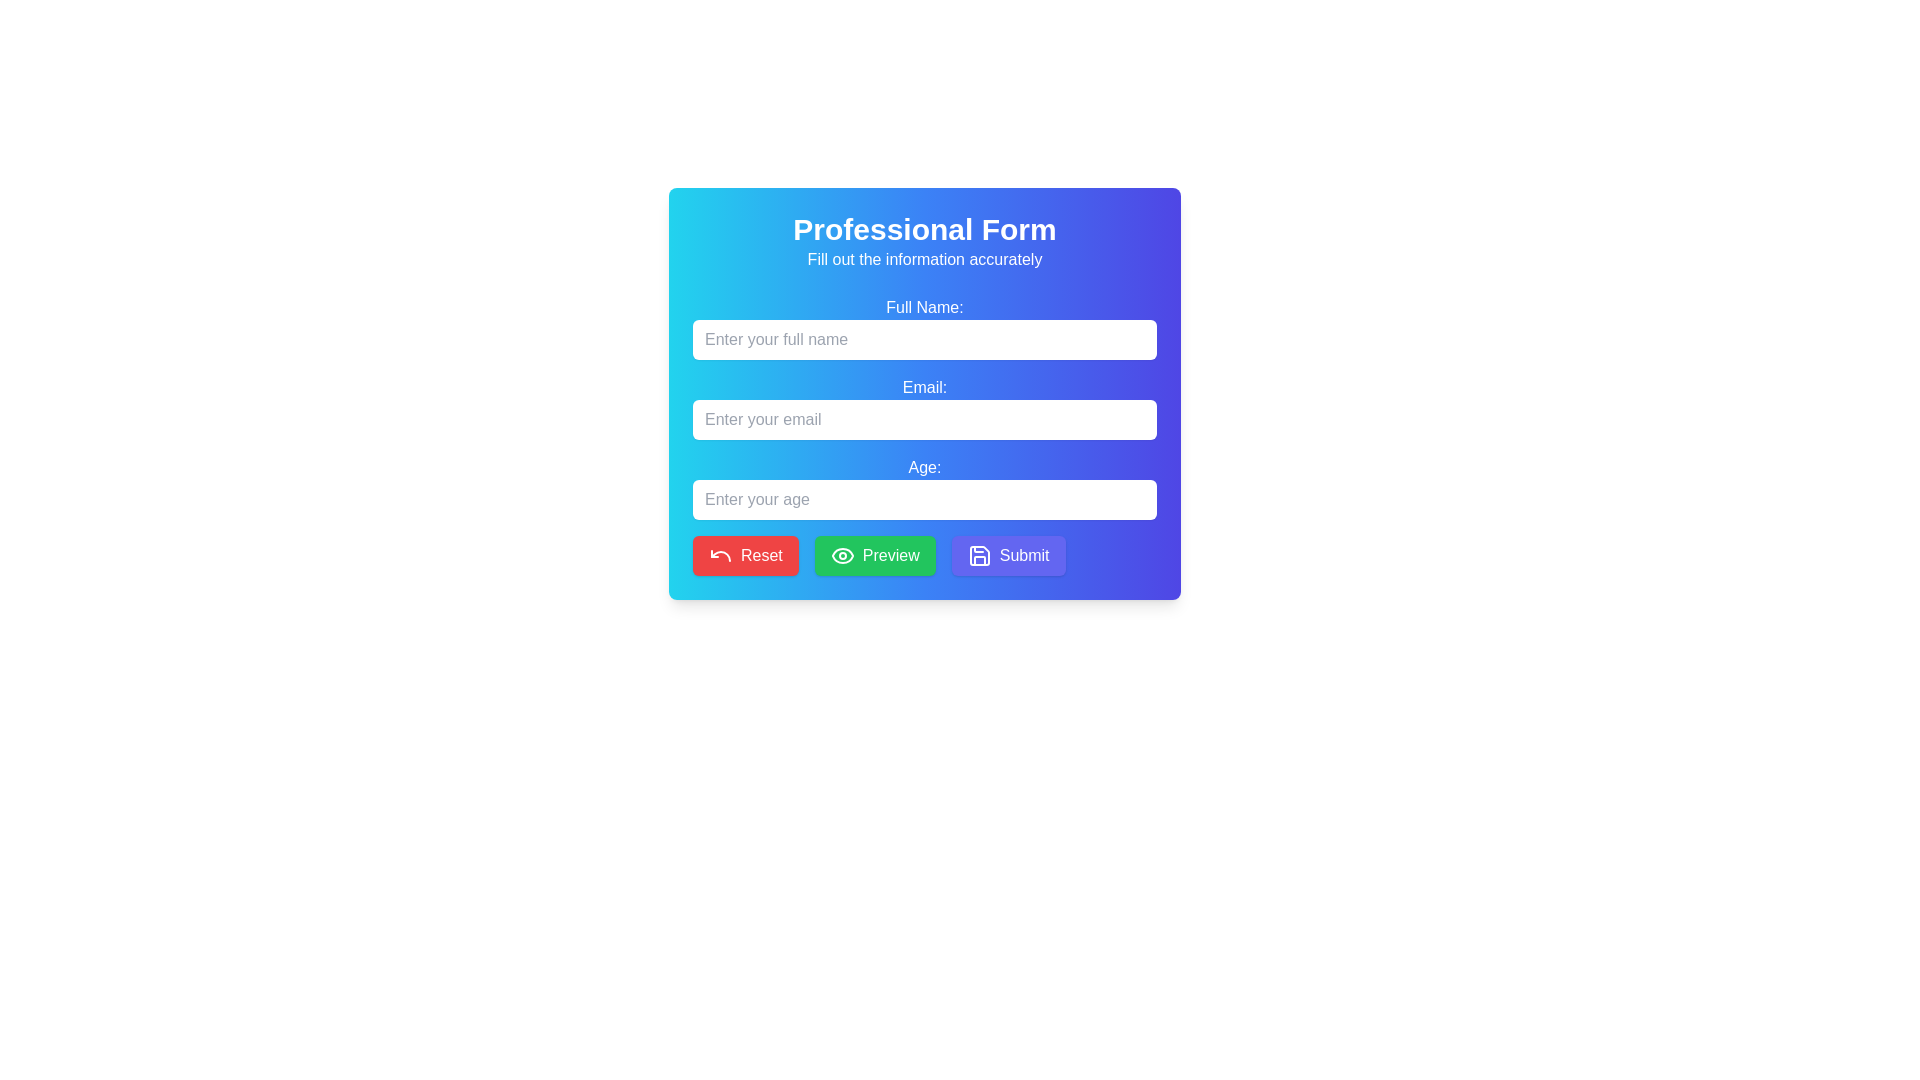  What do you see at coordinates (744, 555) in the screenshot?
I see `the Reset button located at the bottom of the form to clear or reset the input fields` at bounding box center [744, 555].